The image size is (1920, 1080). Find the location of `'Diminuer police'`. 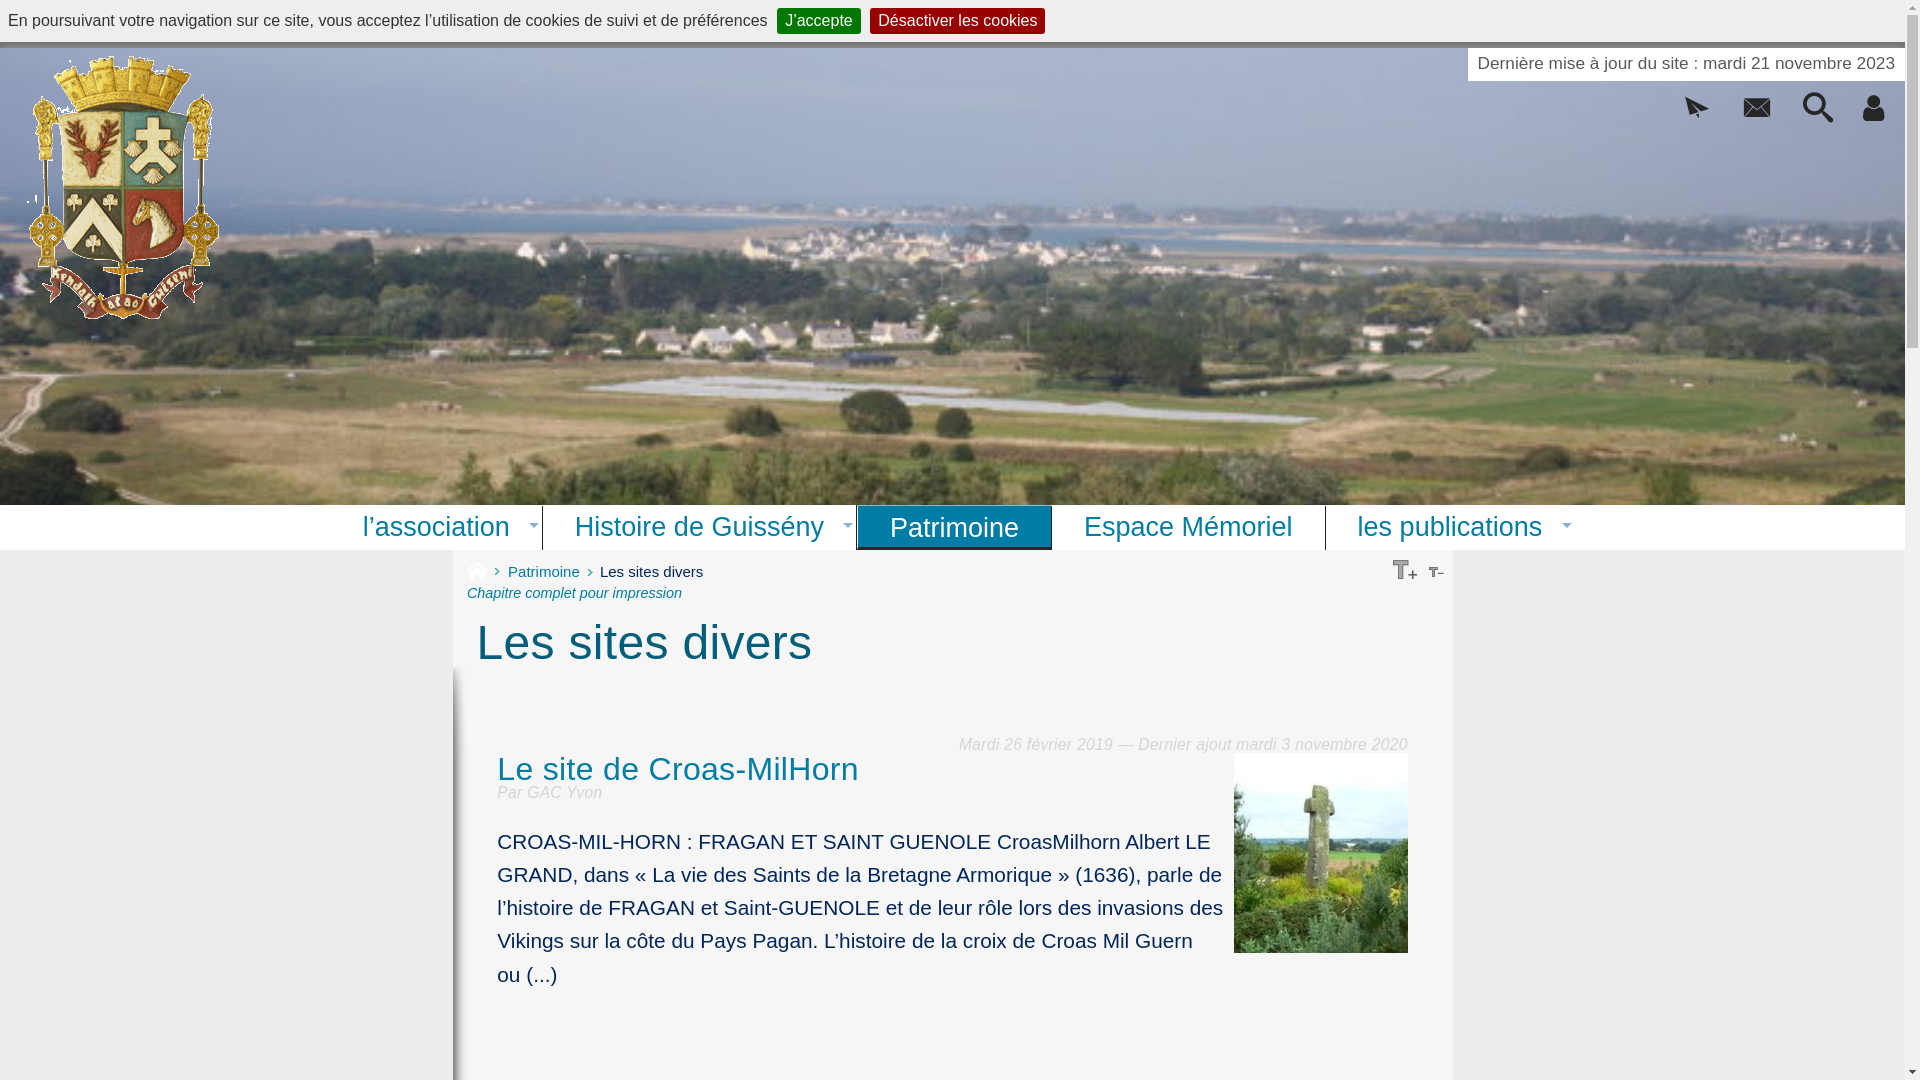

'Diminuer police' is located at coordinates (1434, 569).